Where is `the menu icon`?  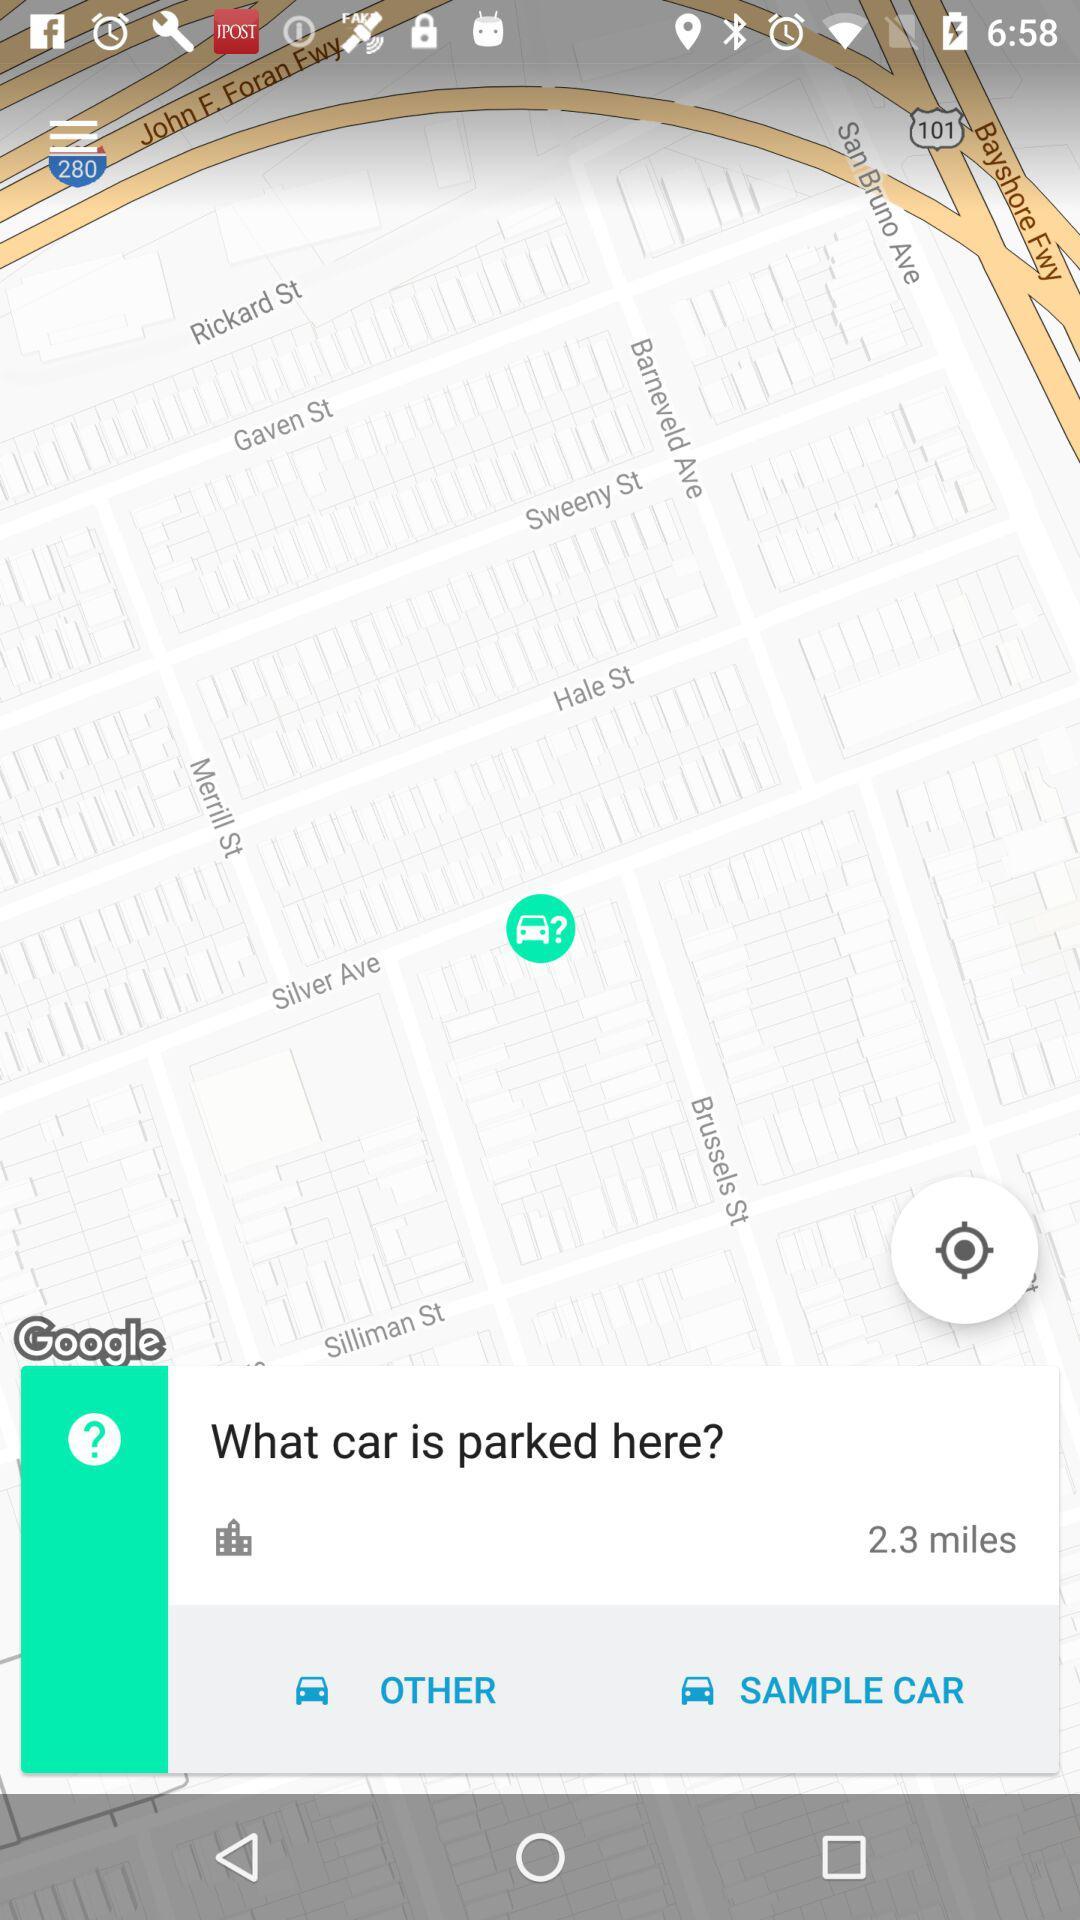
the menu icon is located at coordinates (72, 135).